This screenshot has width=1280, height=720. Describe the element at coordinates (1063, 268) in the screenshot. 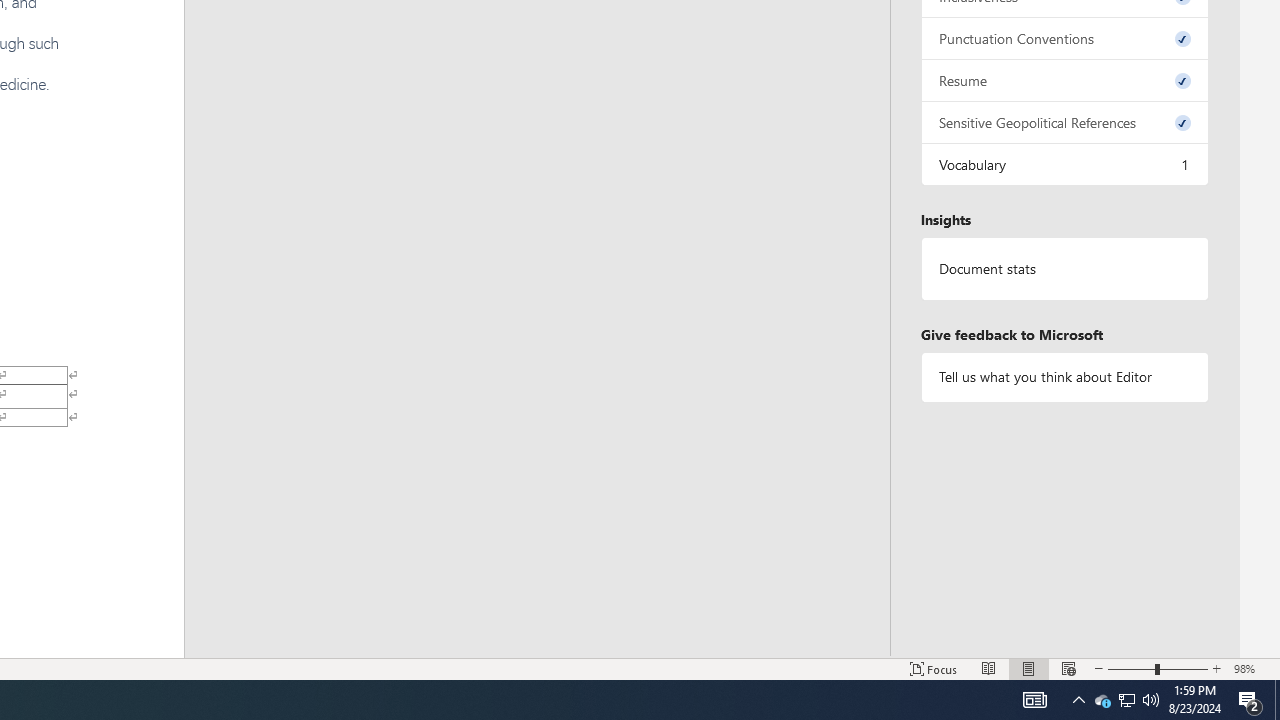

I see `'Document statistics'` at that location.